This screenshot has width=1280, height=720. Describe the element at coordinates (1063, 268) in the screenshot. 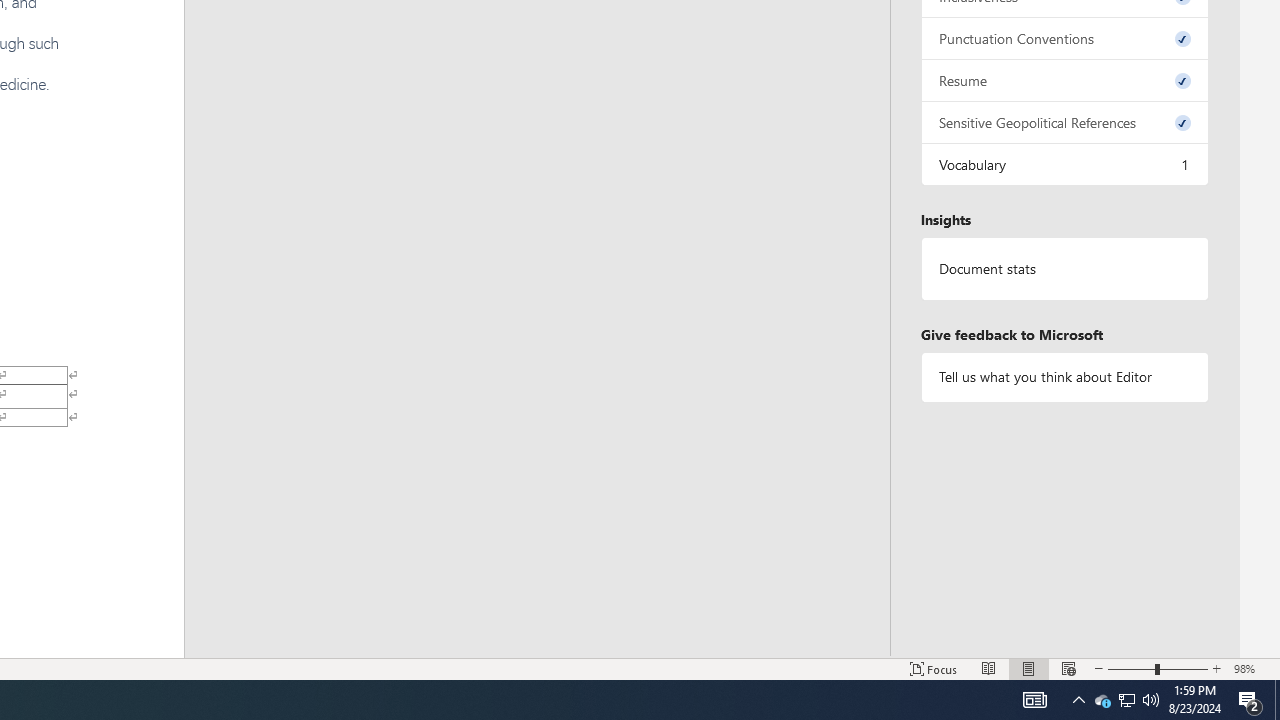

I see `'Document statistics'` at that location.